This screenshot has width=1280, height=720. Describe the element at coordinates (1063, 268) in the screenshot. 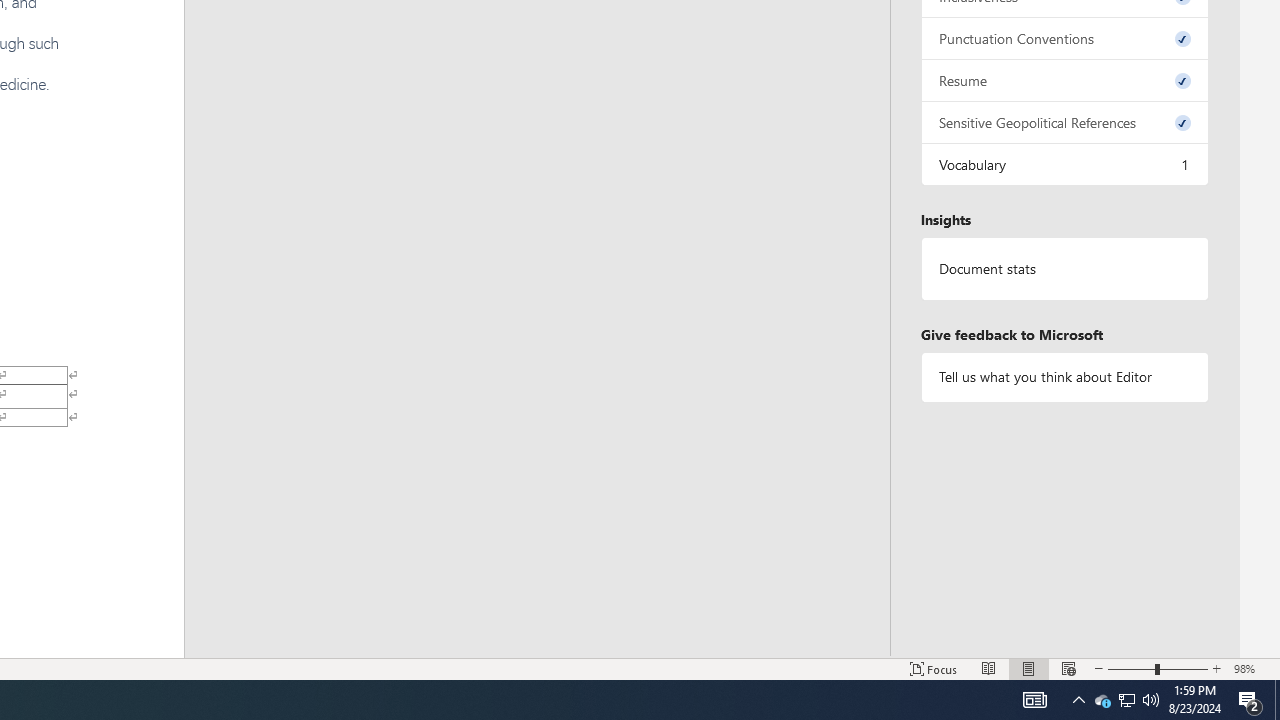

I see `'Document statistics'` at that location.